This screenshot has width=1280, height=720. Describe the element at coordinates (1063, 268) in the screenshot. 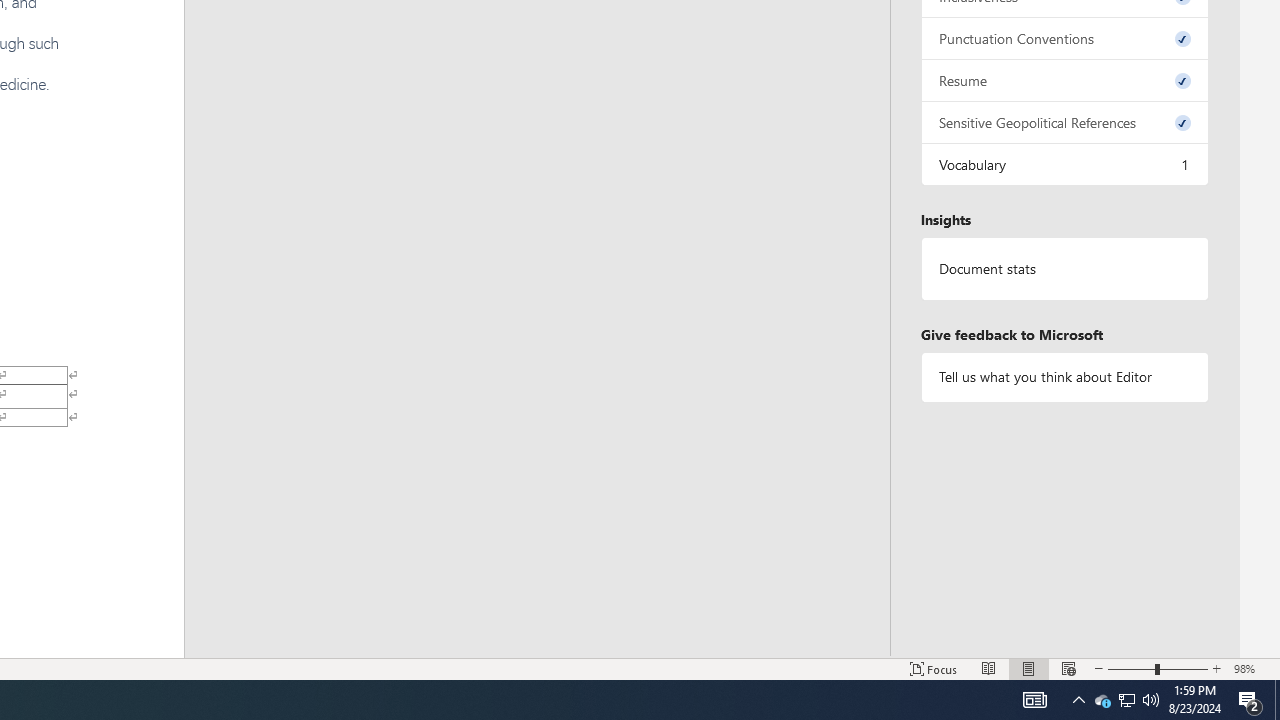

I see `'Document statistics'` at that location.